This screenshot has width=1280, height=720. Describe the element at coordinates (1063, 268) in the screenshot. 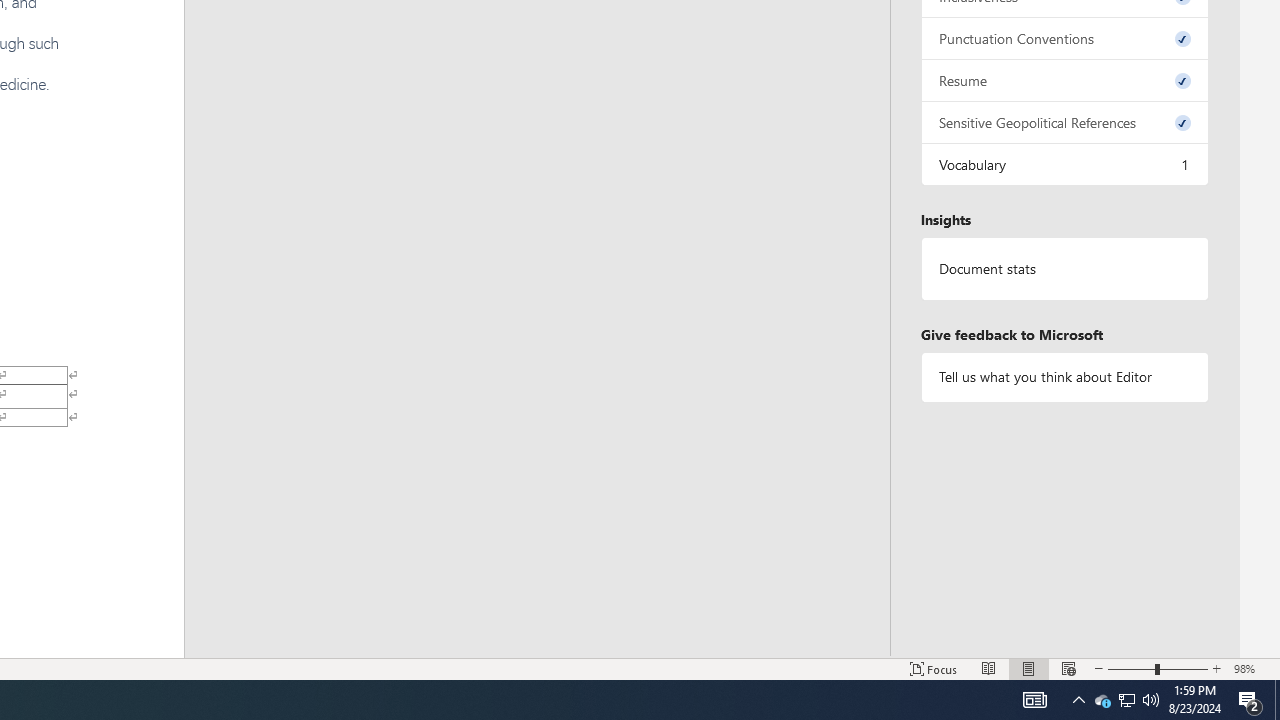

I see `'Document statistics'` at that location.